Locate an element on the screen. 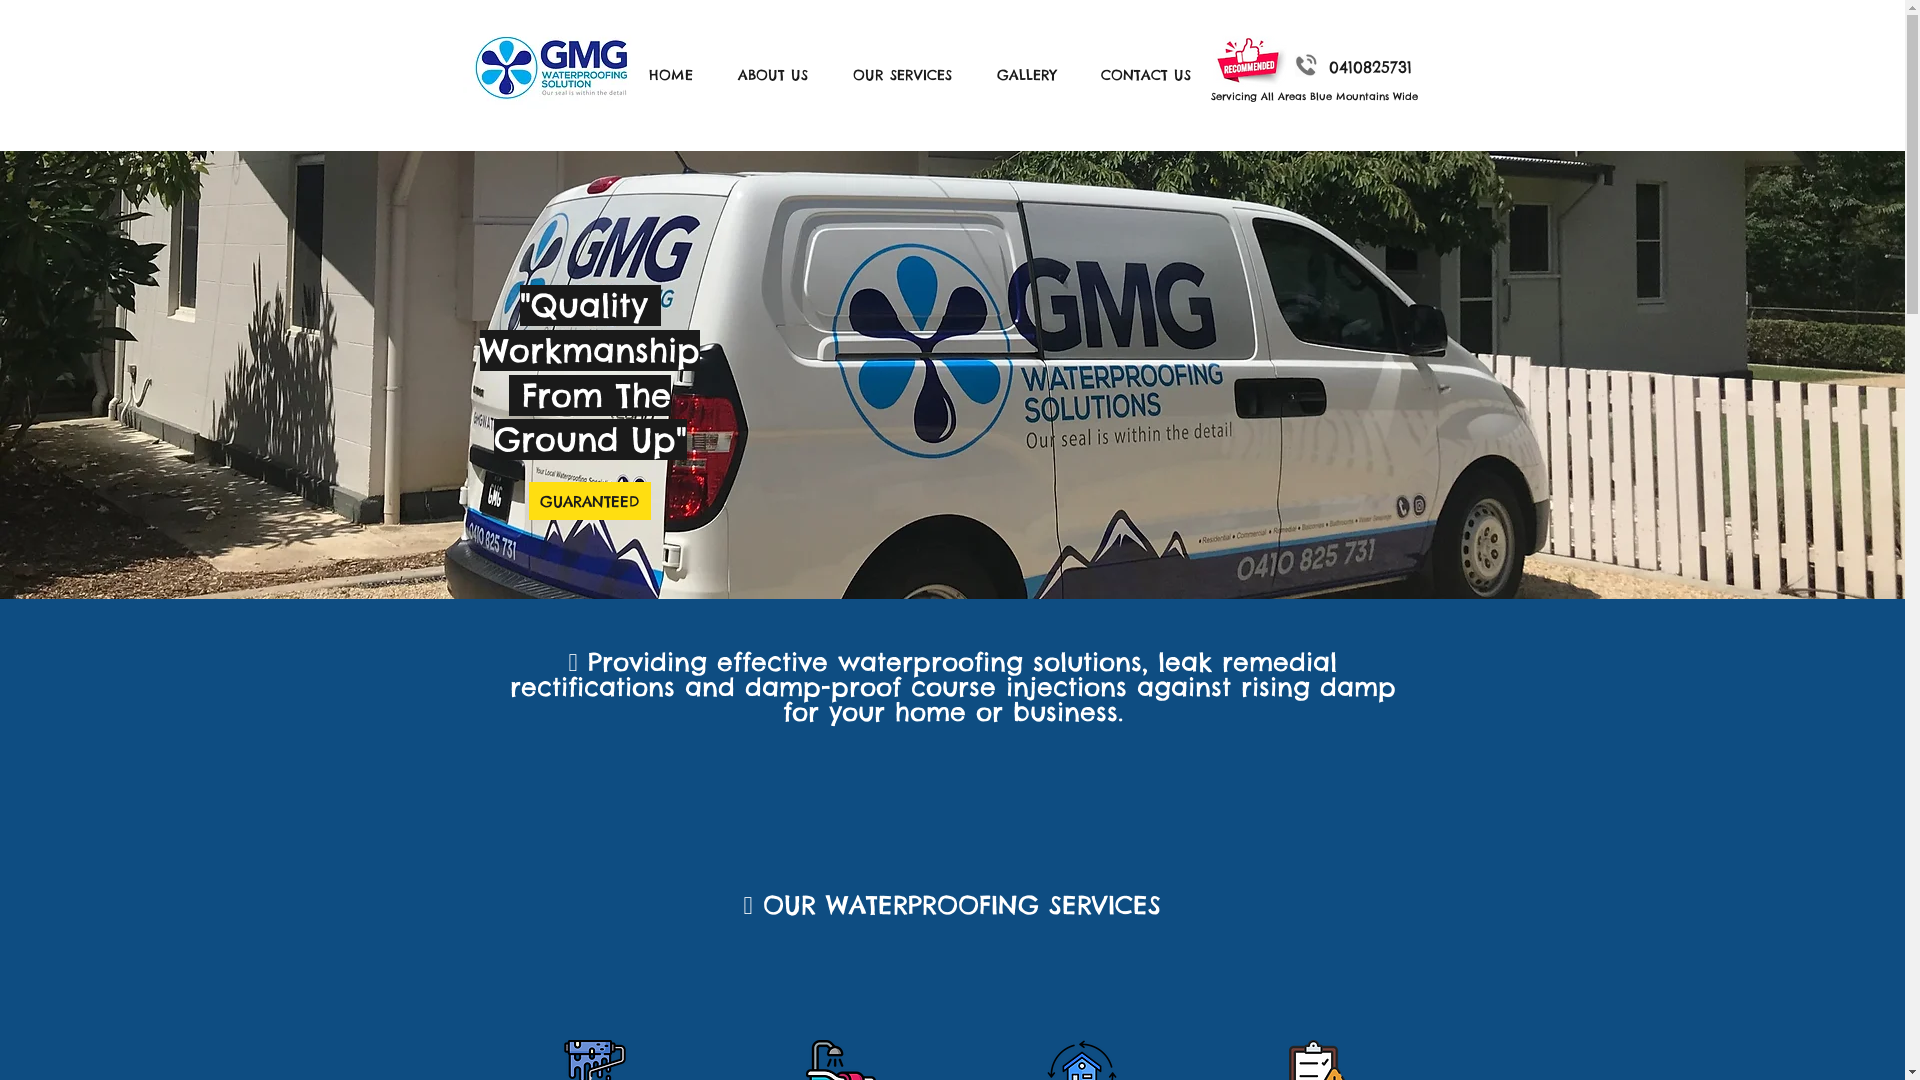 This screenshot has width=1920, height=1080. 'GALLERY' is located at coordinates (1033, 73).